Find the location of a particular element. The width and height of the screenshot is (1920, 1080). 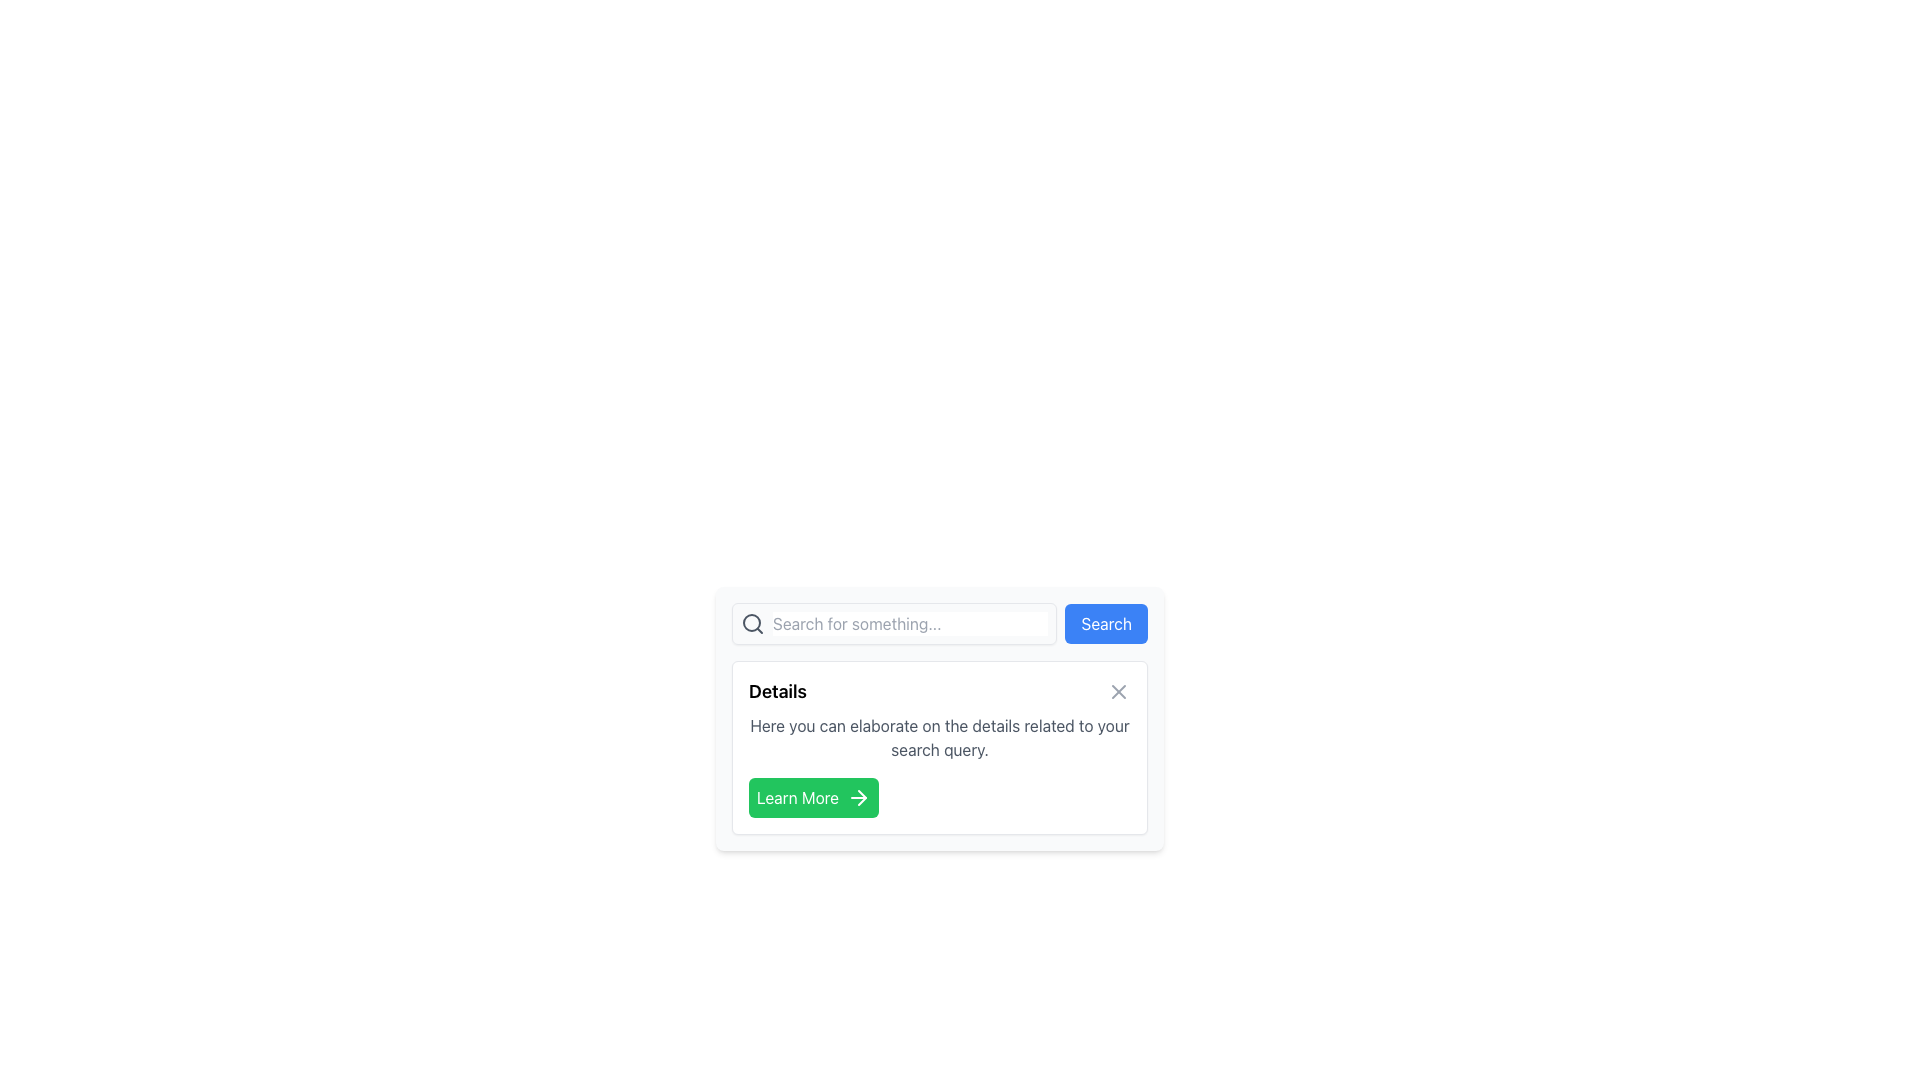

the button located within the 'Details' card component to observe the hover effect is located at coordinates (814, 797).